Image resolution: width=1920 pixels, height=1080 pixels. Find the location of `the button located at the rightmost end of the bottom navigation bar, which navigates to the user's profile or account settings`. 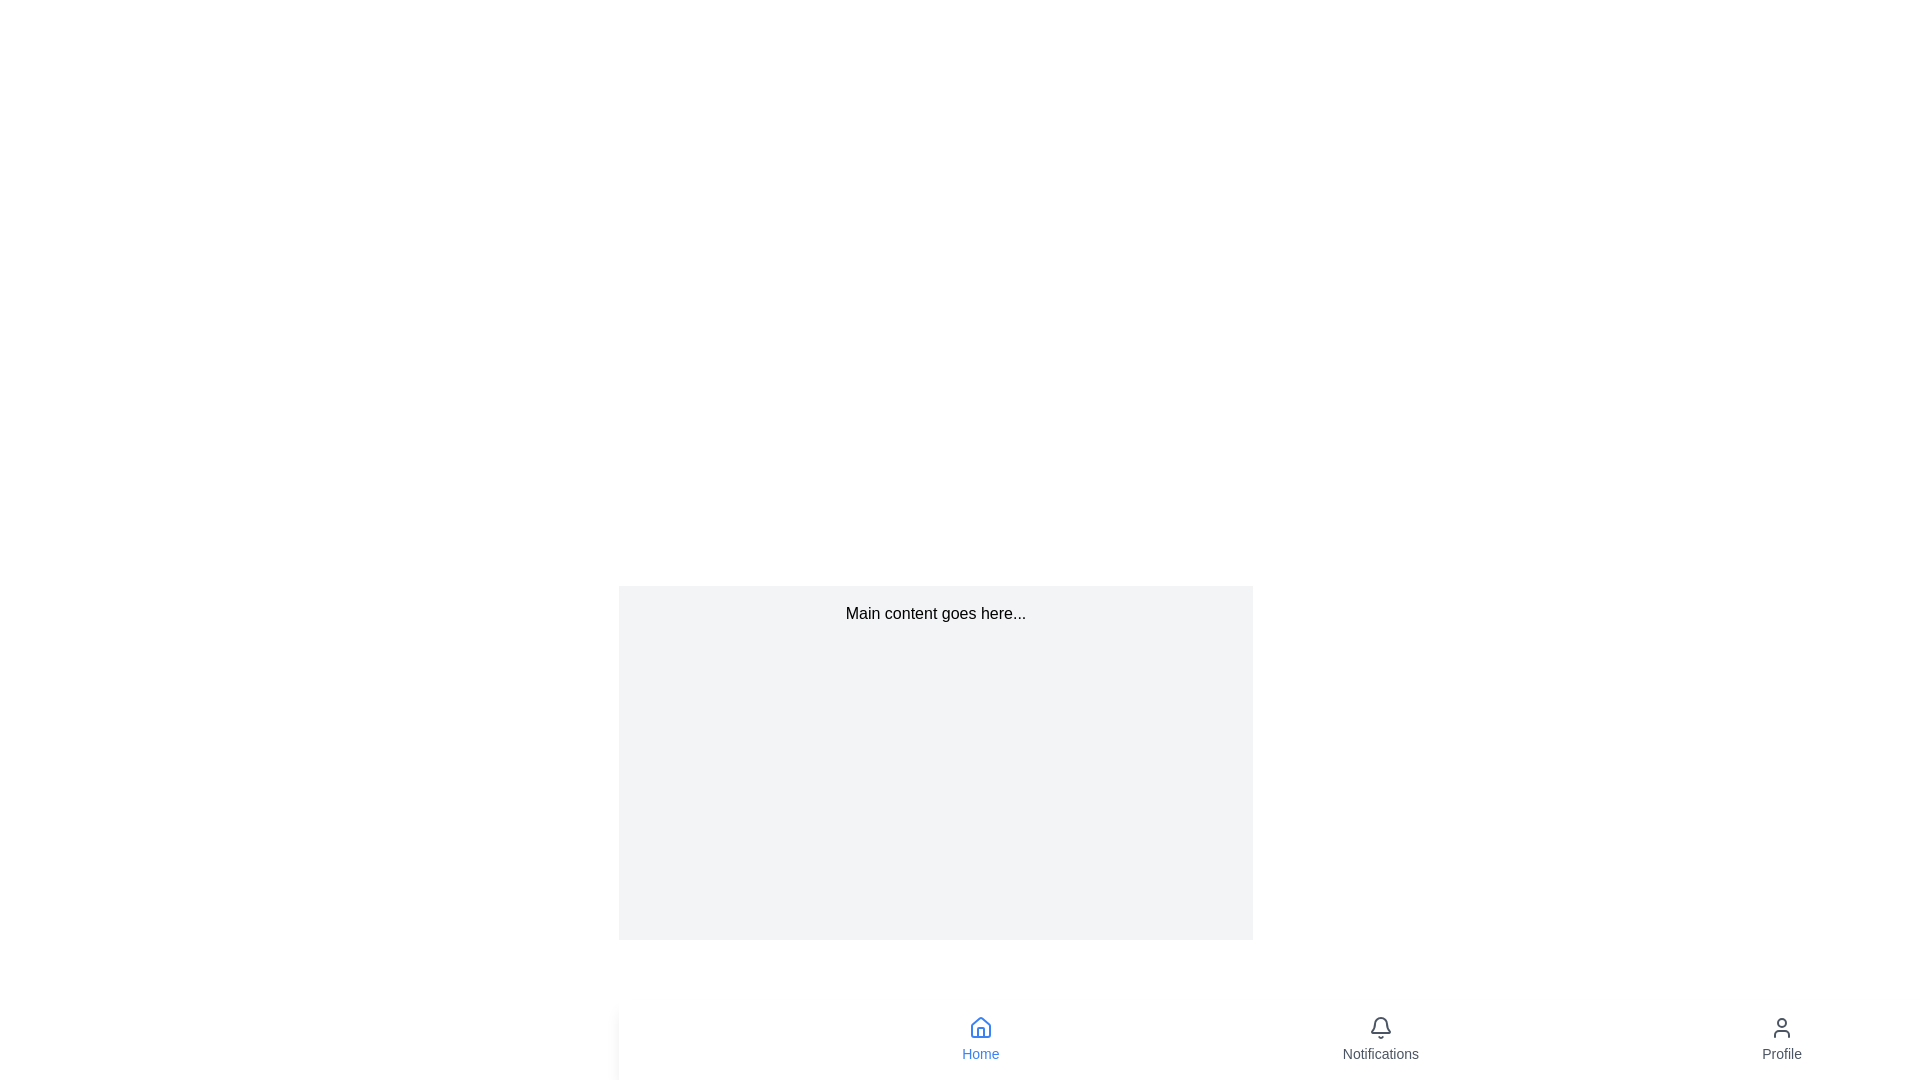

the button located at the rightmost end of the bottom navigation bar, which navigates to the user's profile or account settings is located at coordinates (1782, 1039).